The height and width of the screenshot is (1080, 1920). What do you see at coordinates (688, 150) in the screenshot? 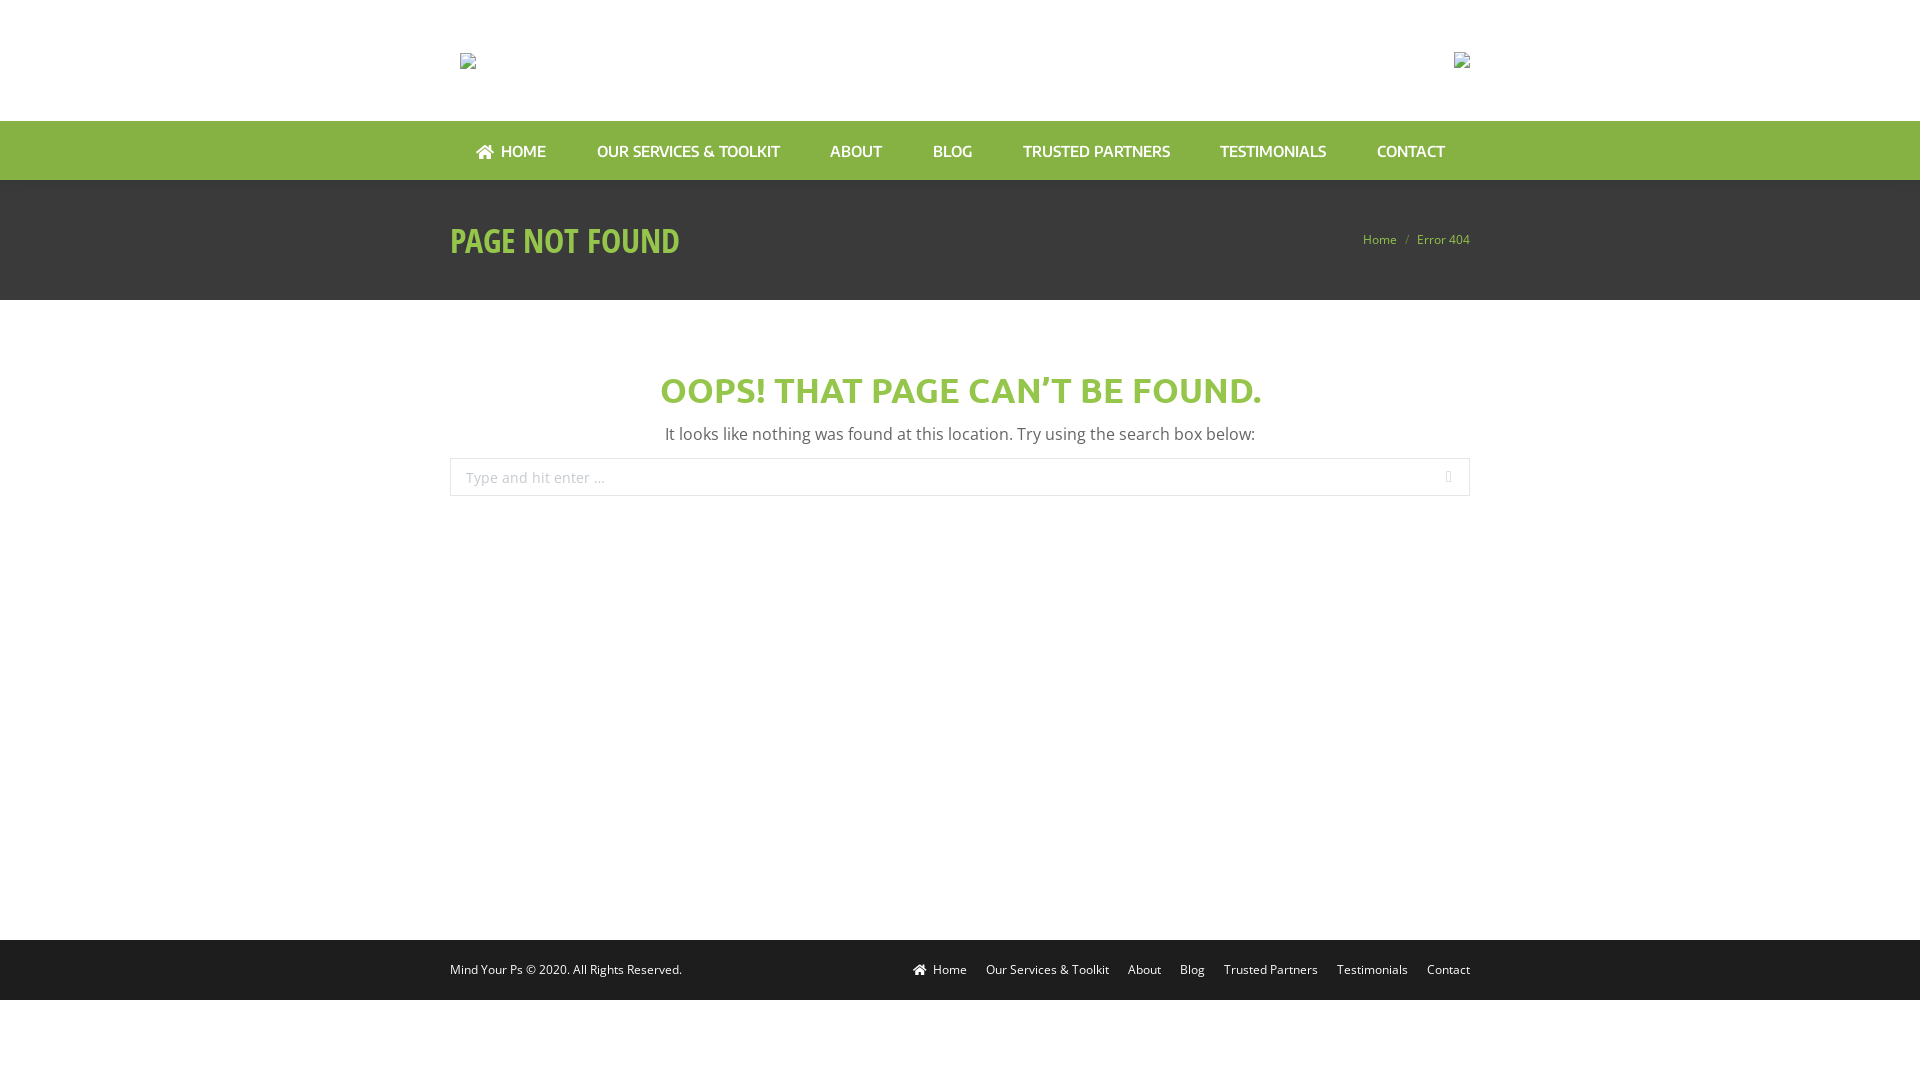
I see `'OUR SERVICES & TOOLKIT'` at bounding box center [688, 150].